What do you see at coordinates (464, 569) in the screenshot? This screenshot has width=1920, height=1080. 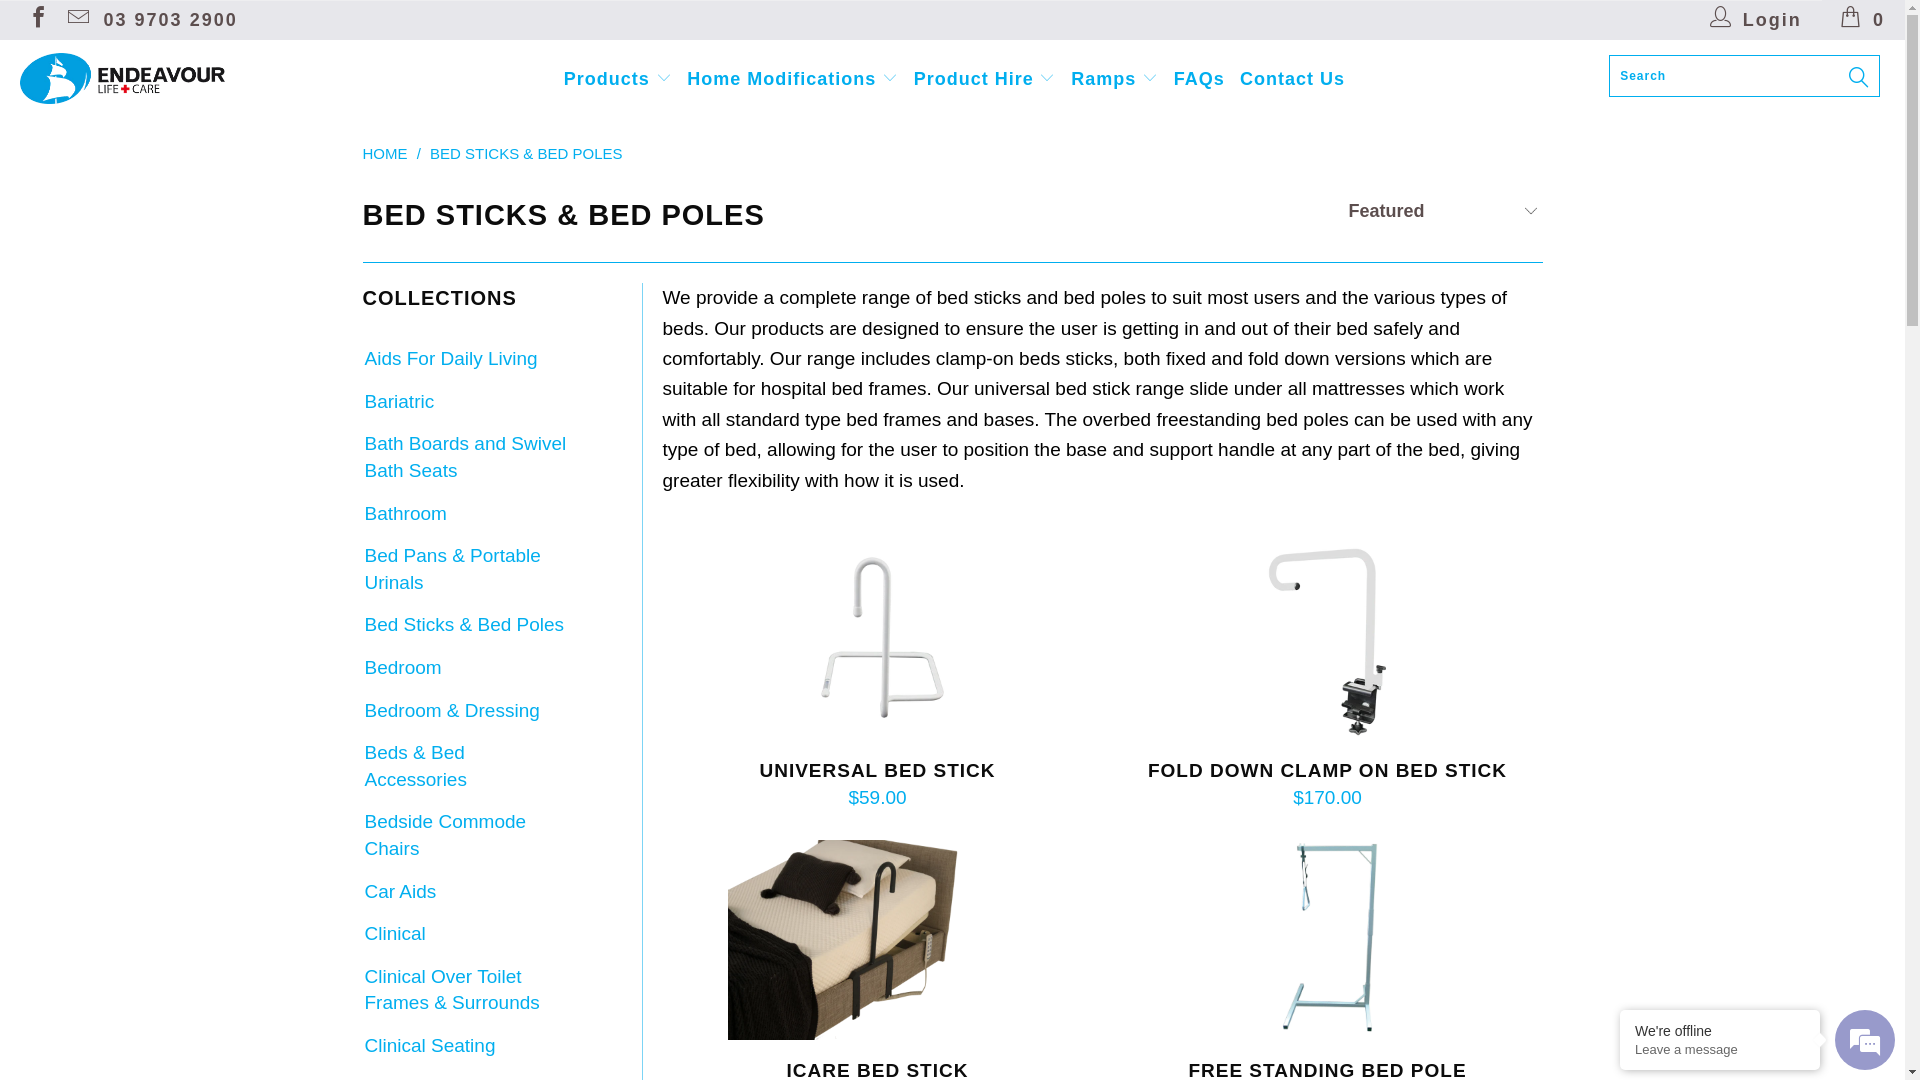 I see `'Bed Pans & Portable Urinals'` at bounding box center [464, 569].